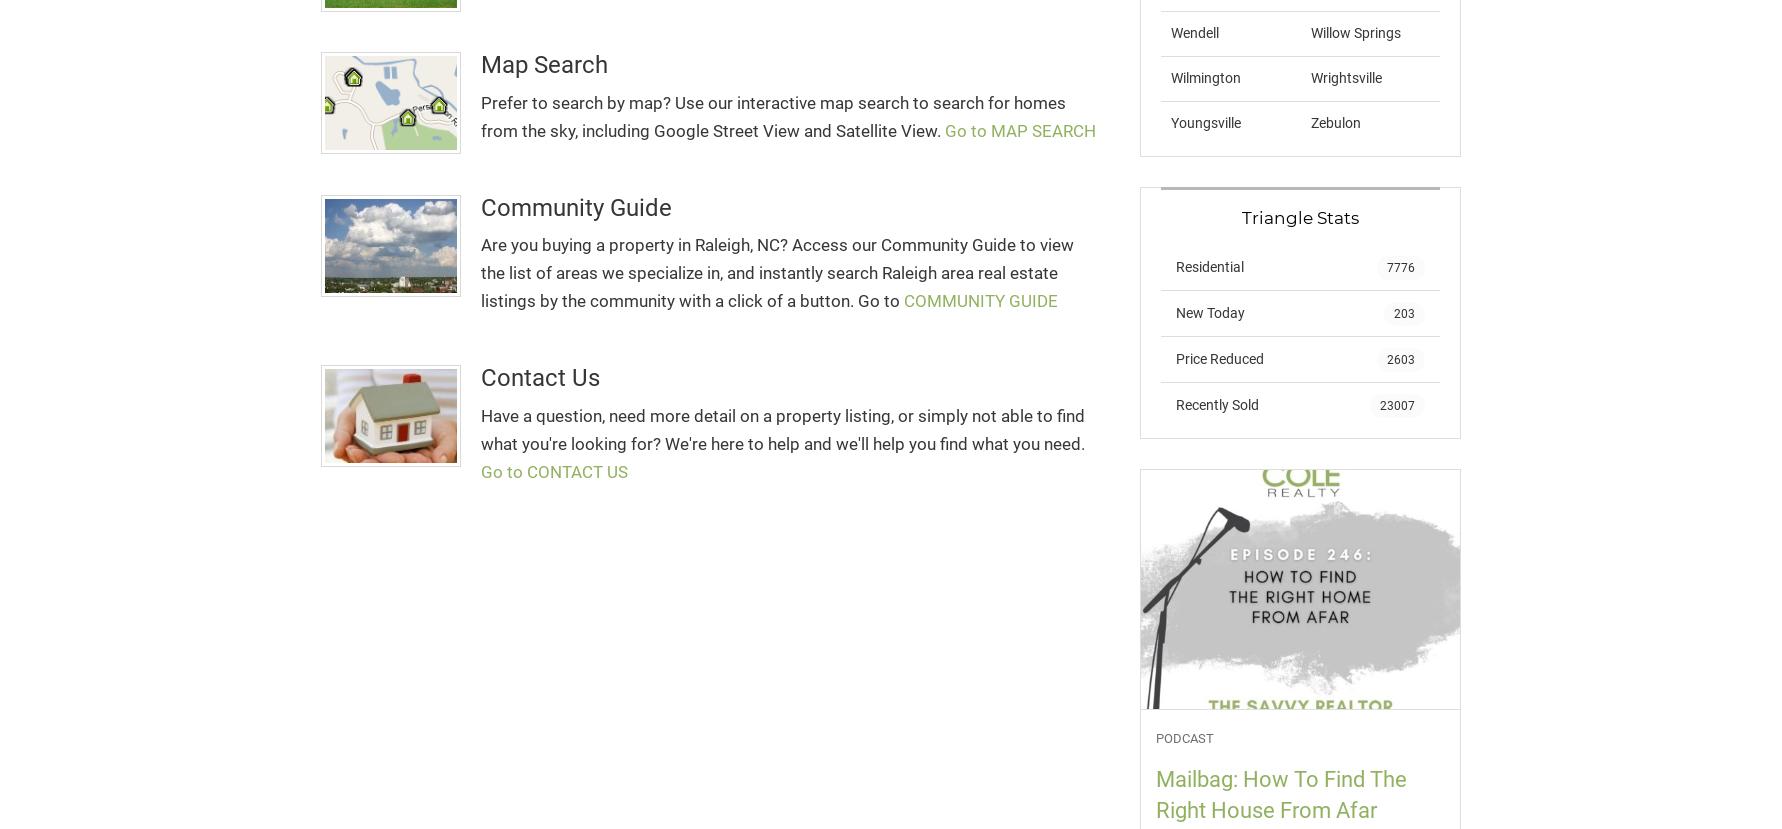  What do you see at coordinates (1174, 356) in the screenshot?
I see `'Price Reduced'` at bounding box center [1174, 356].